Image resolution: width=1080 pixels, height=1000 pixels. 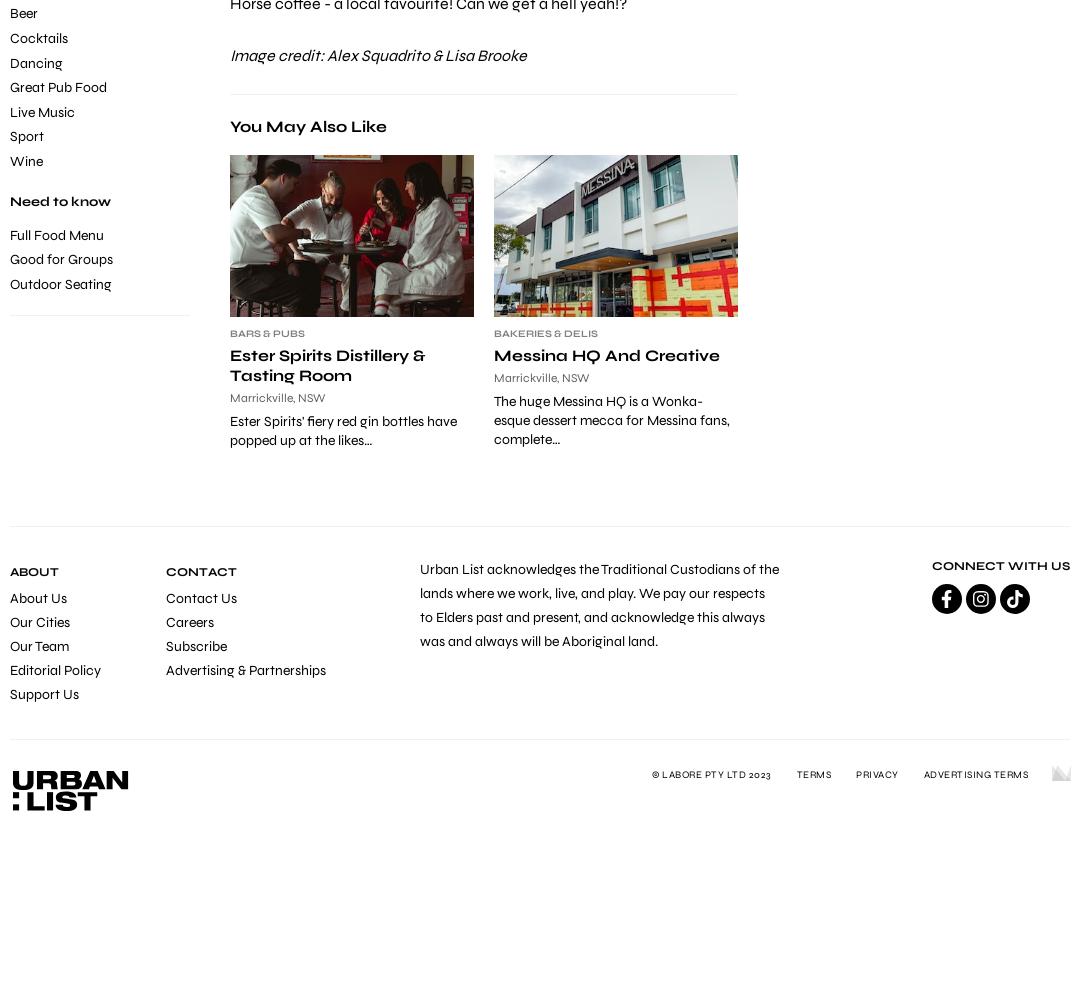 What do you see at coordinates (195, 645) in the screenshot?
I see `'Subscribe'` at bounding box center [195, 645].